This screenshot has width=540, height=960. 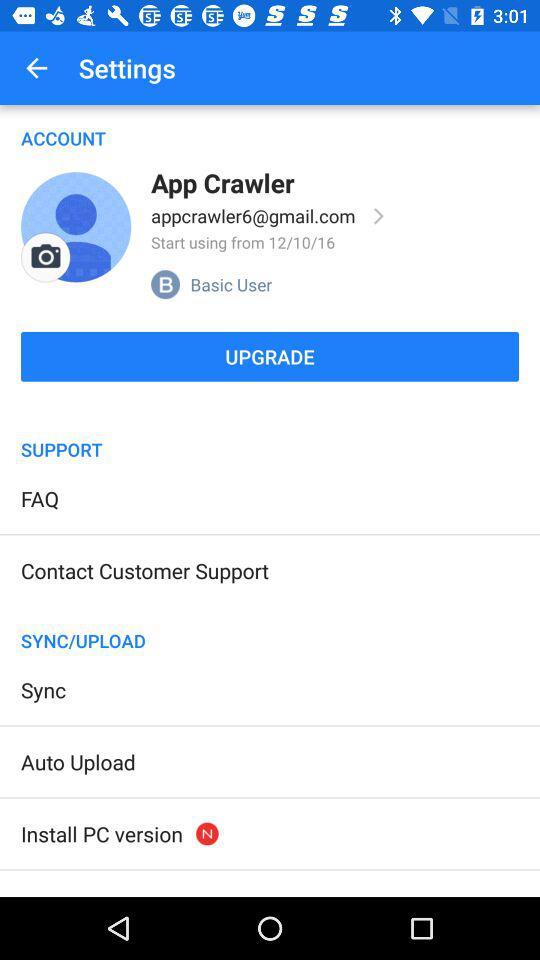 I want to click on the item above trash, so click(x=102, y=834).